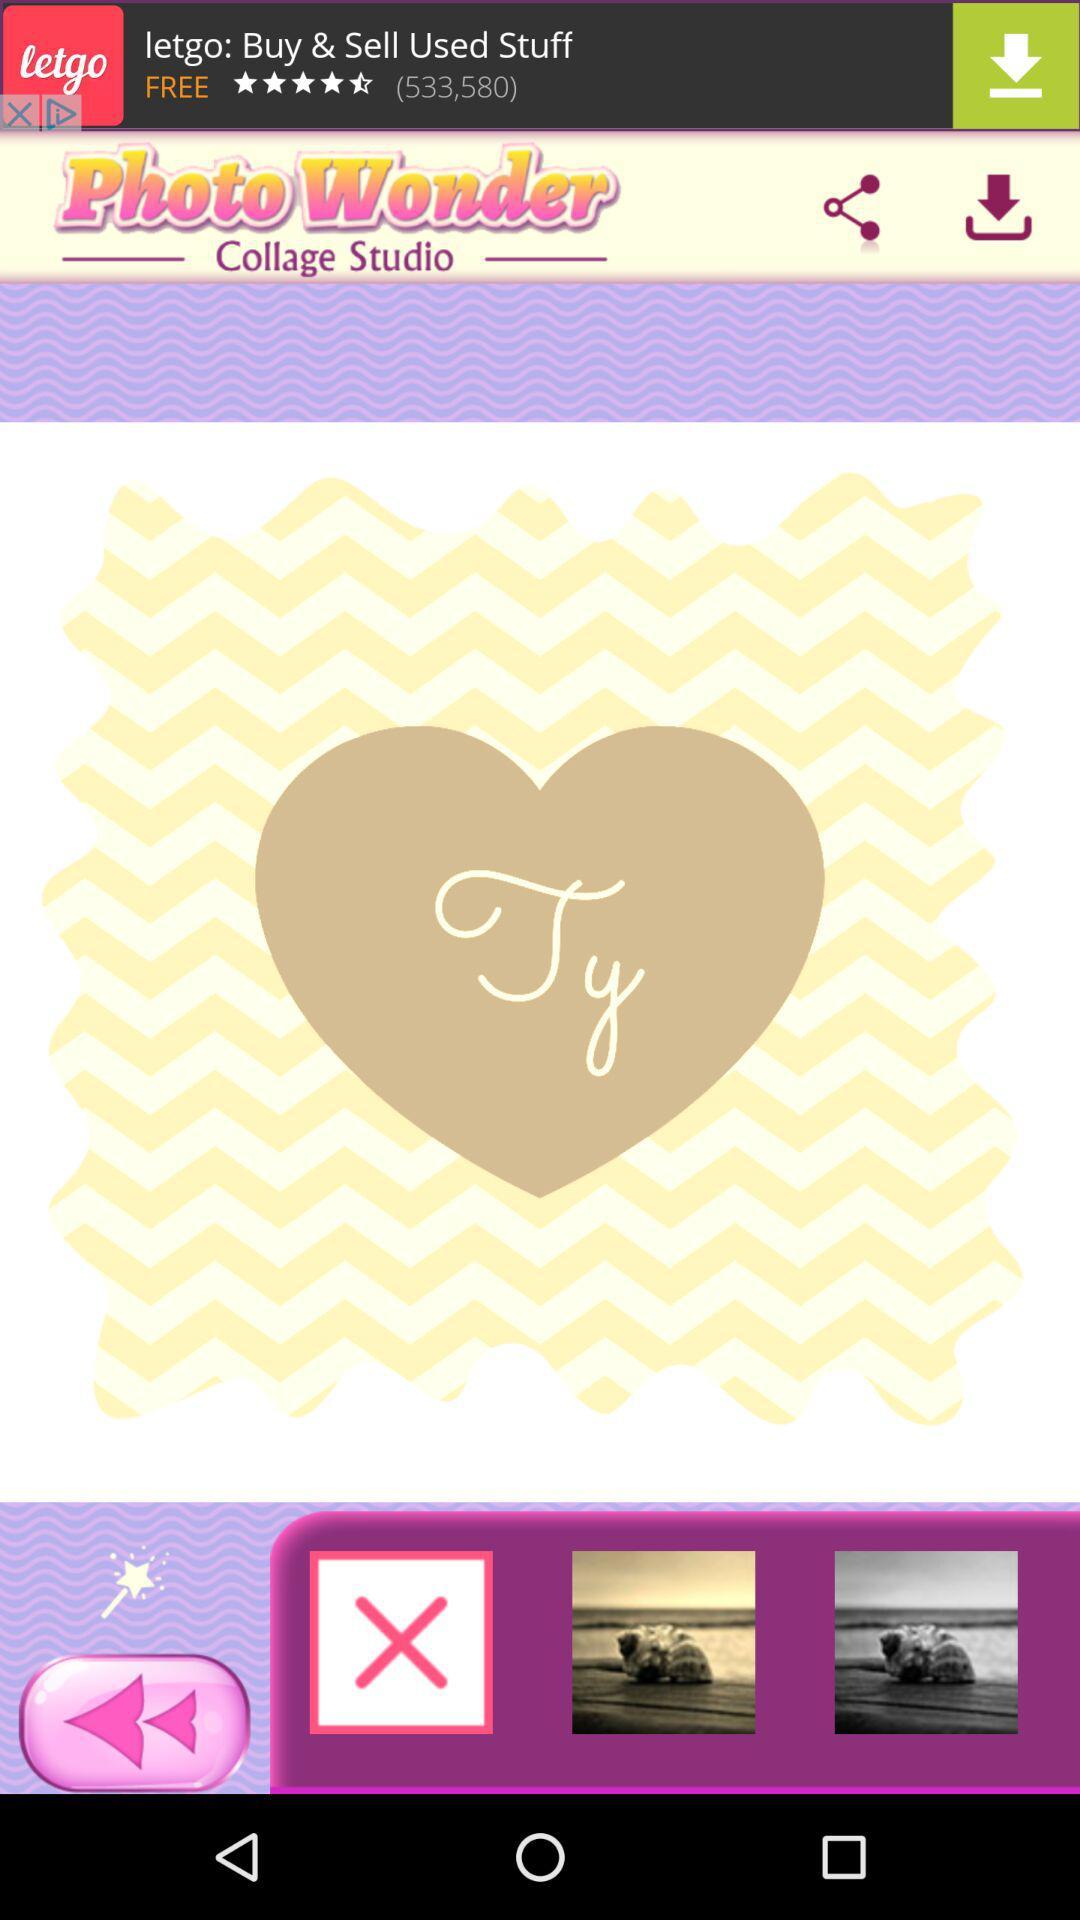 The width and height of the screenshot is (1080, 1920). Describe the element at coordinates (998, 207) in the screenshot. I see `download image` at that location.